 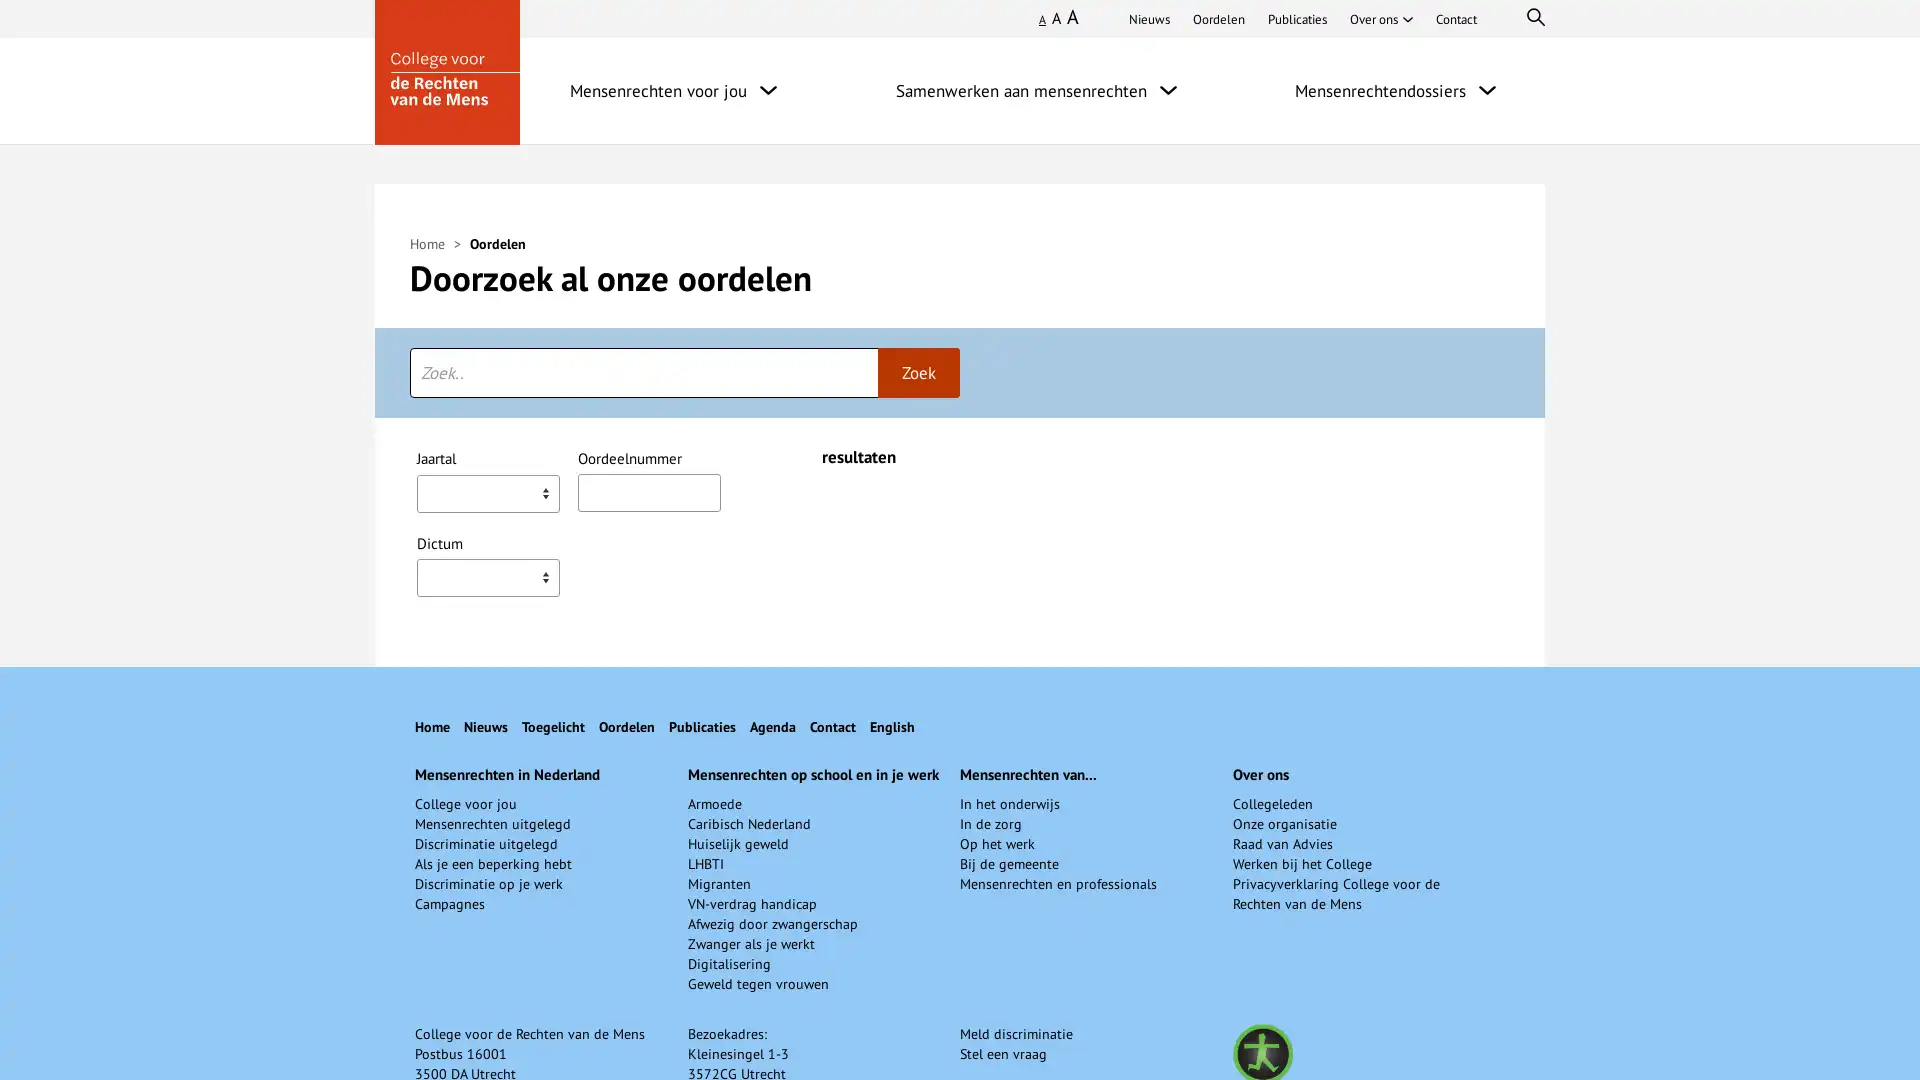 What do you see at coordinates (1175, 1026) in the screenshot?
I see `Levensovertuiging,` at bounding box center [1175, 1026].